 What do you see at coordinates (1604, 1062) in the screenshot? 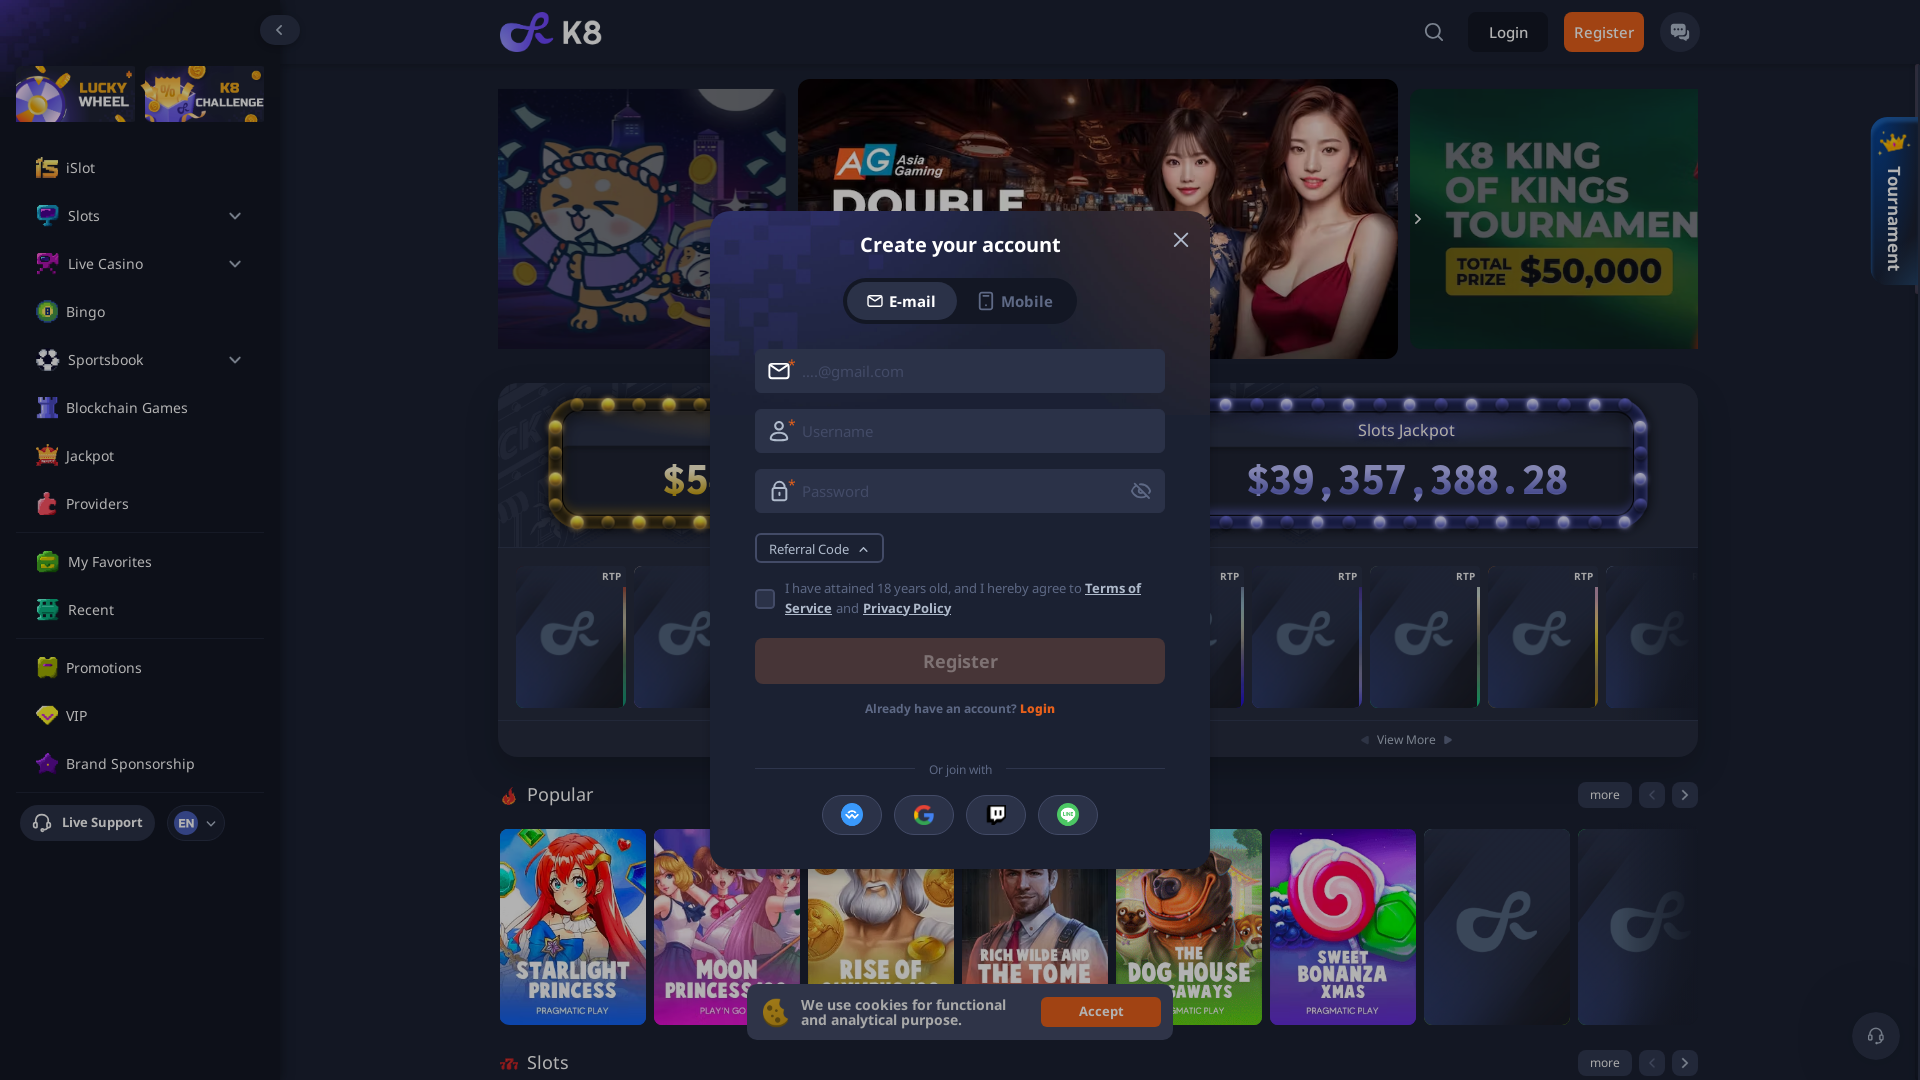
I see `'more'` at bounding box center [1604, 1062].